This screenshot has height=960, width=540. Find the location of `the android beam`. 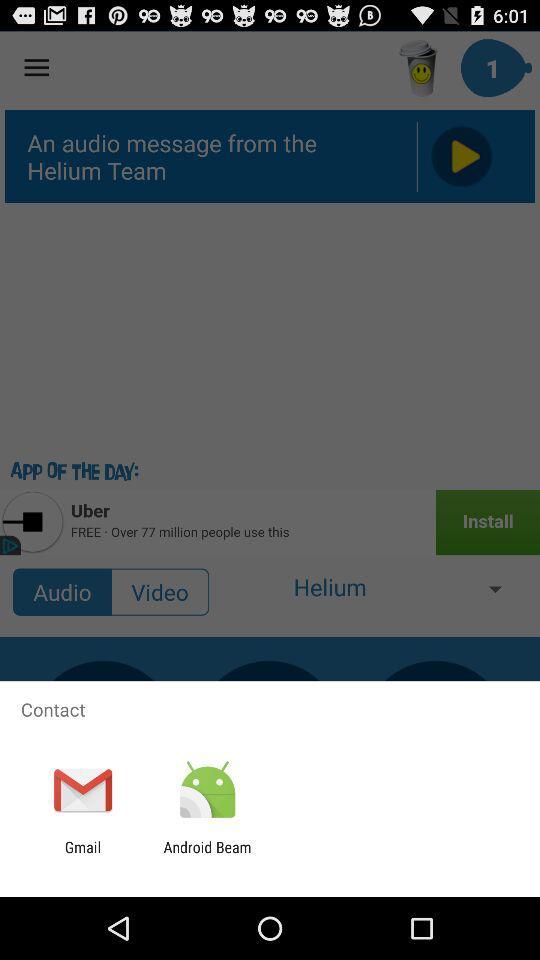

the android beam is located at coordinates (206, 855).